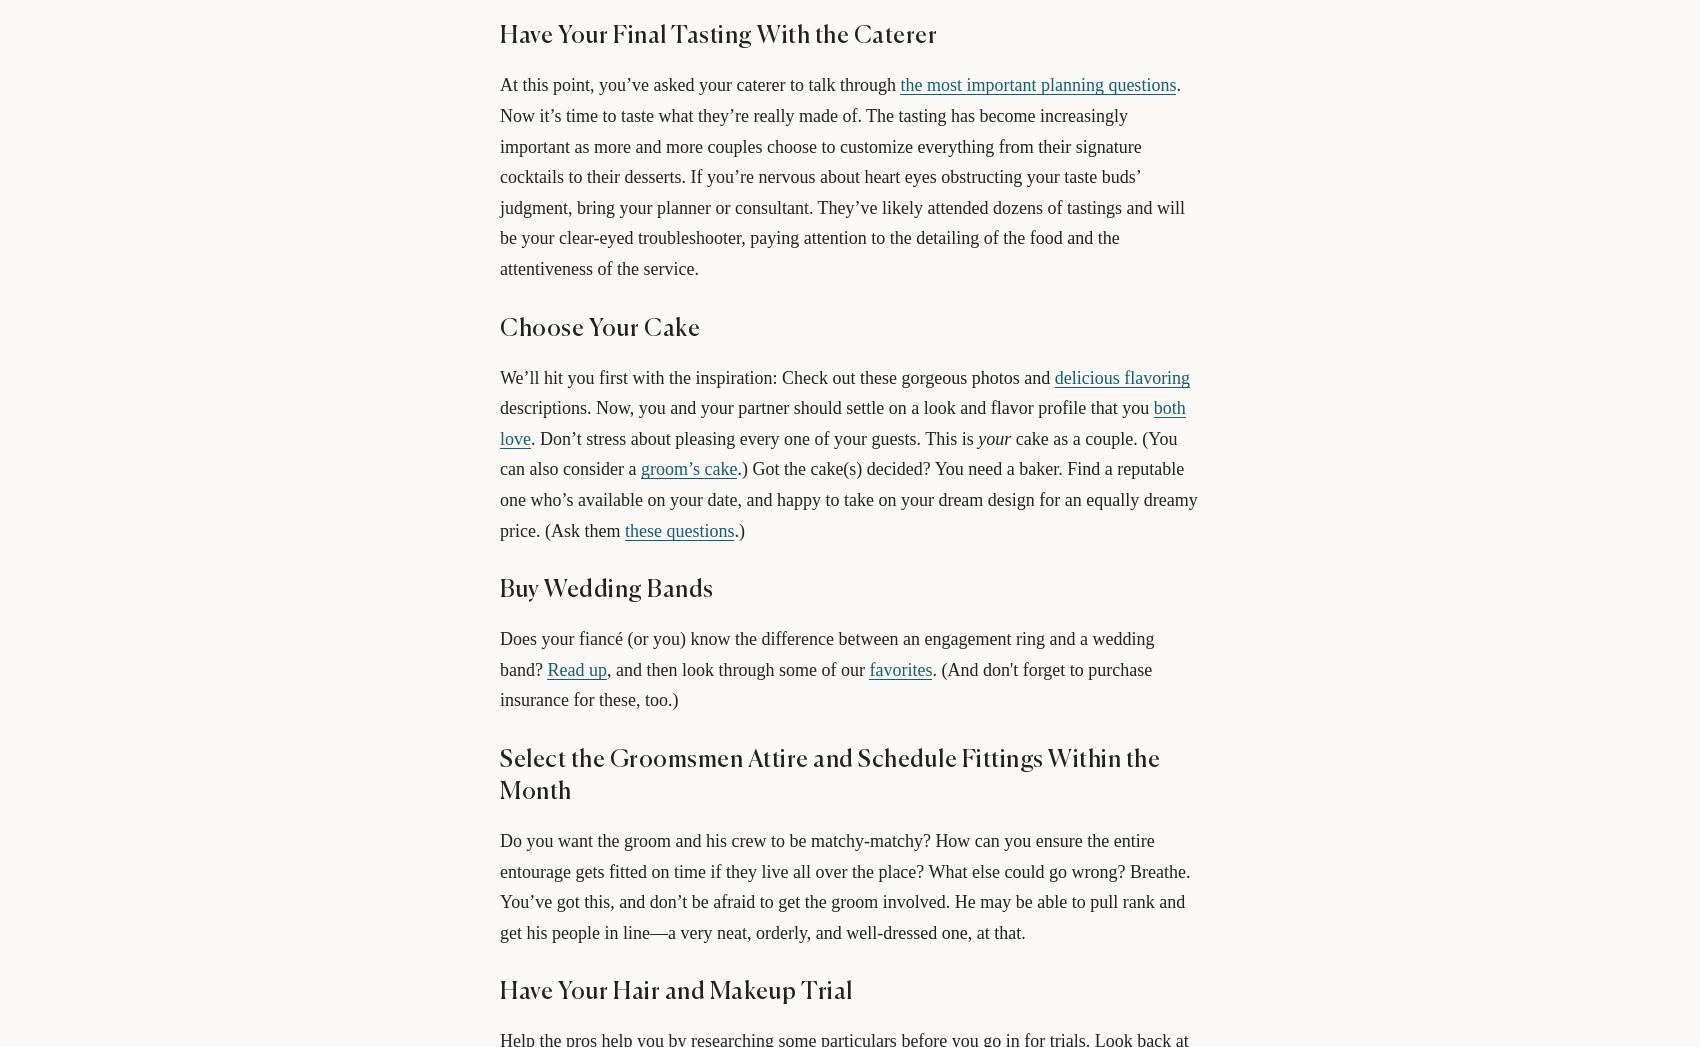 The image size is (1700, 1047). I want to click on 'the most important planning questions', so click(899, 85).